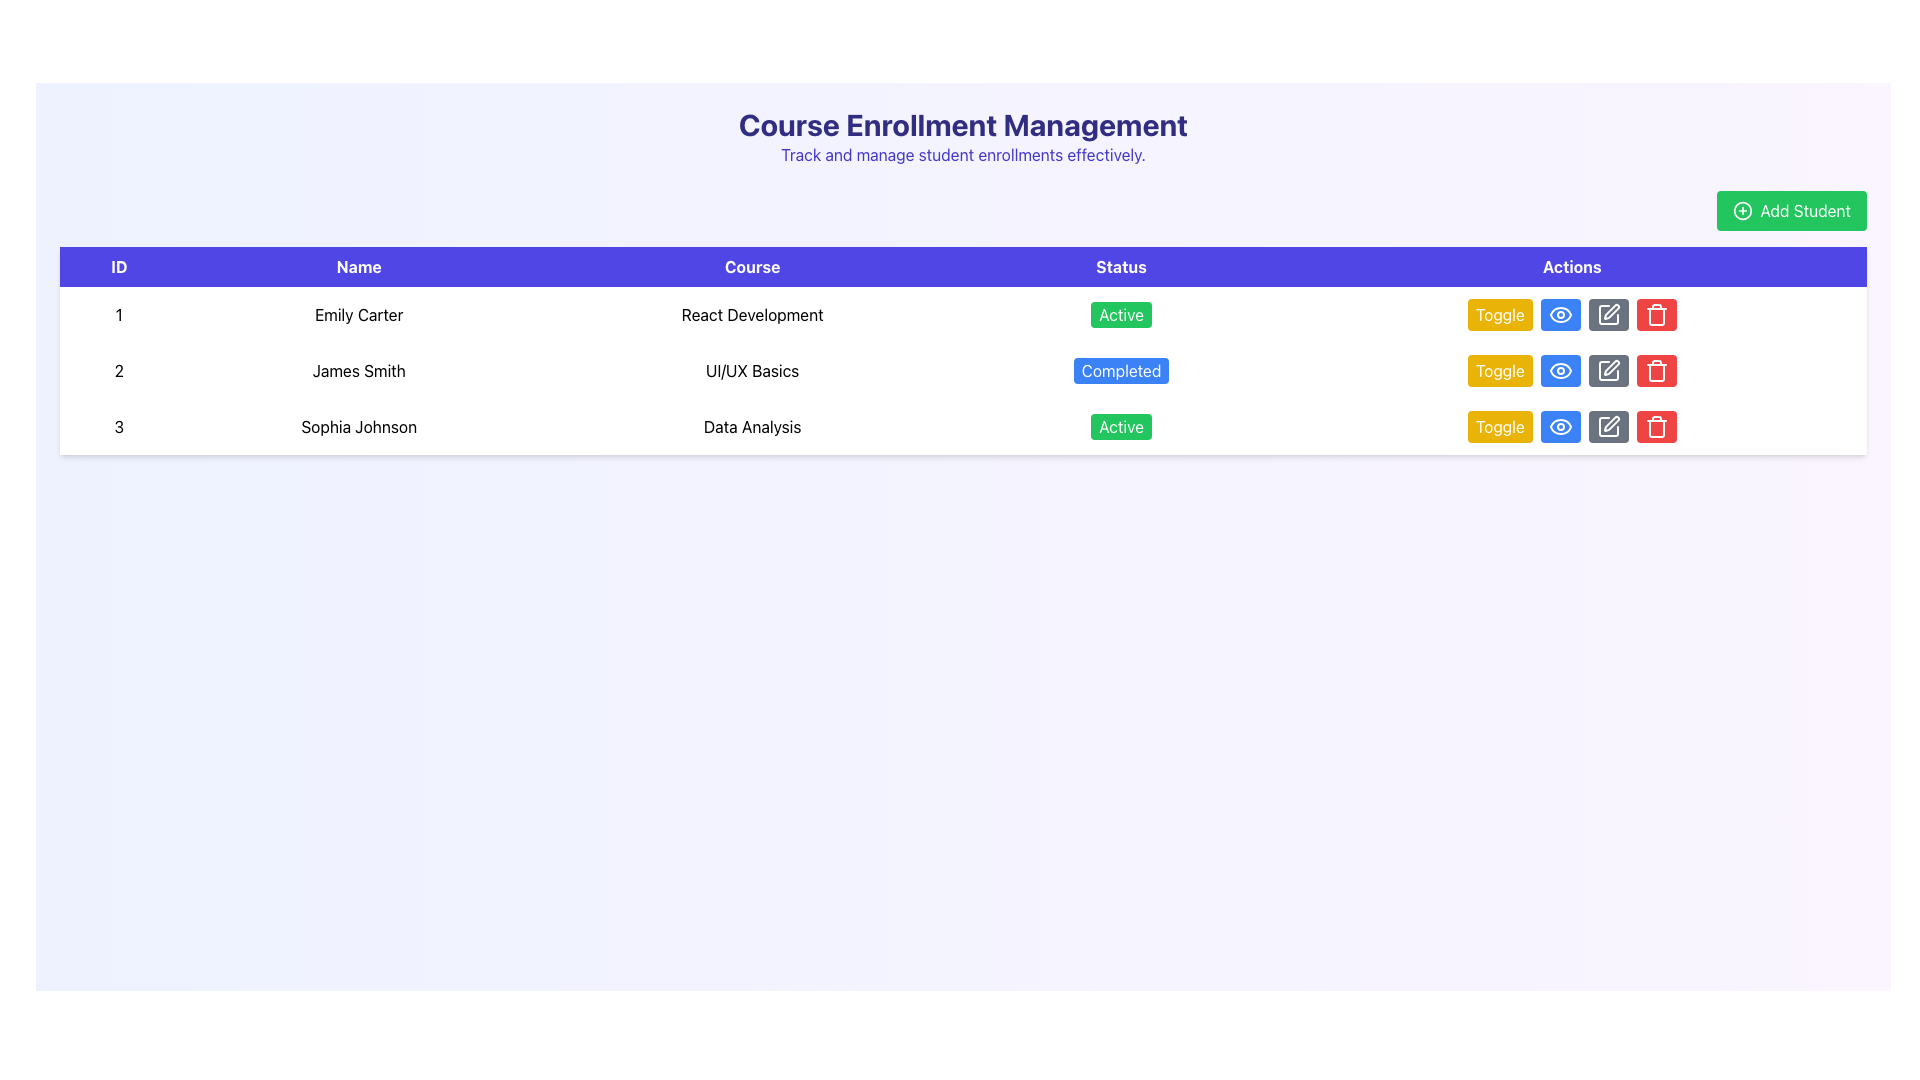  I want to click on the heading text element styled in bold, large indigo font that reads 'Course Enrollment Management', located at the top center of the page, so click(963, 124).